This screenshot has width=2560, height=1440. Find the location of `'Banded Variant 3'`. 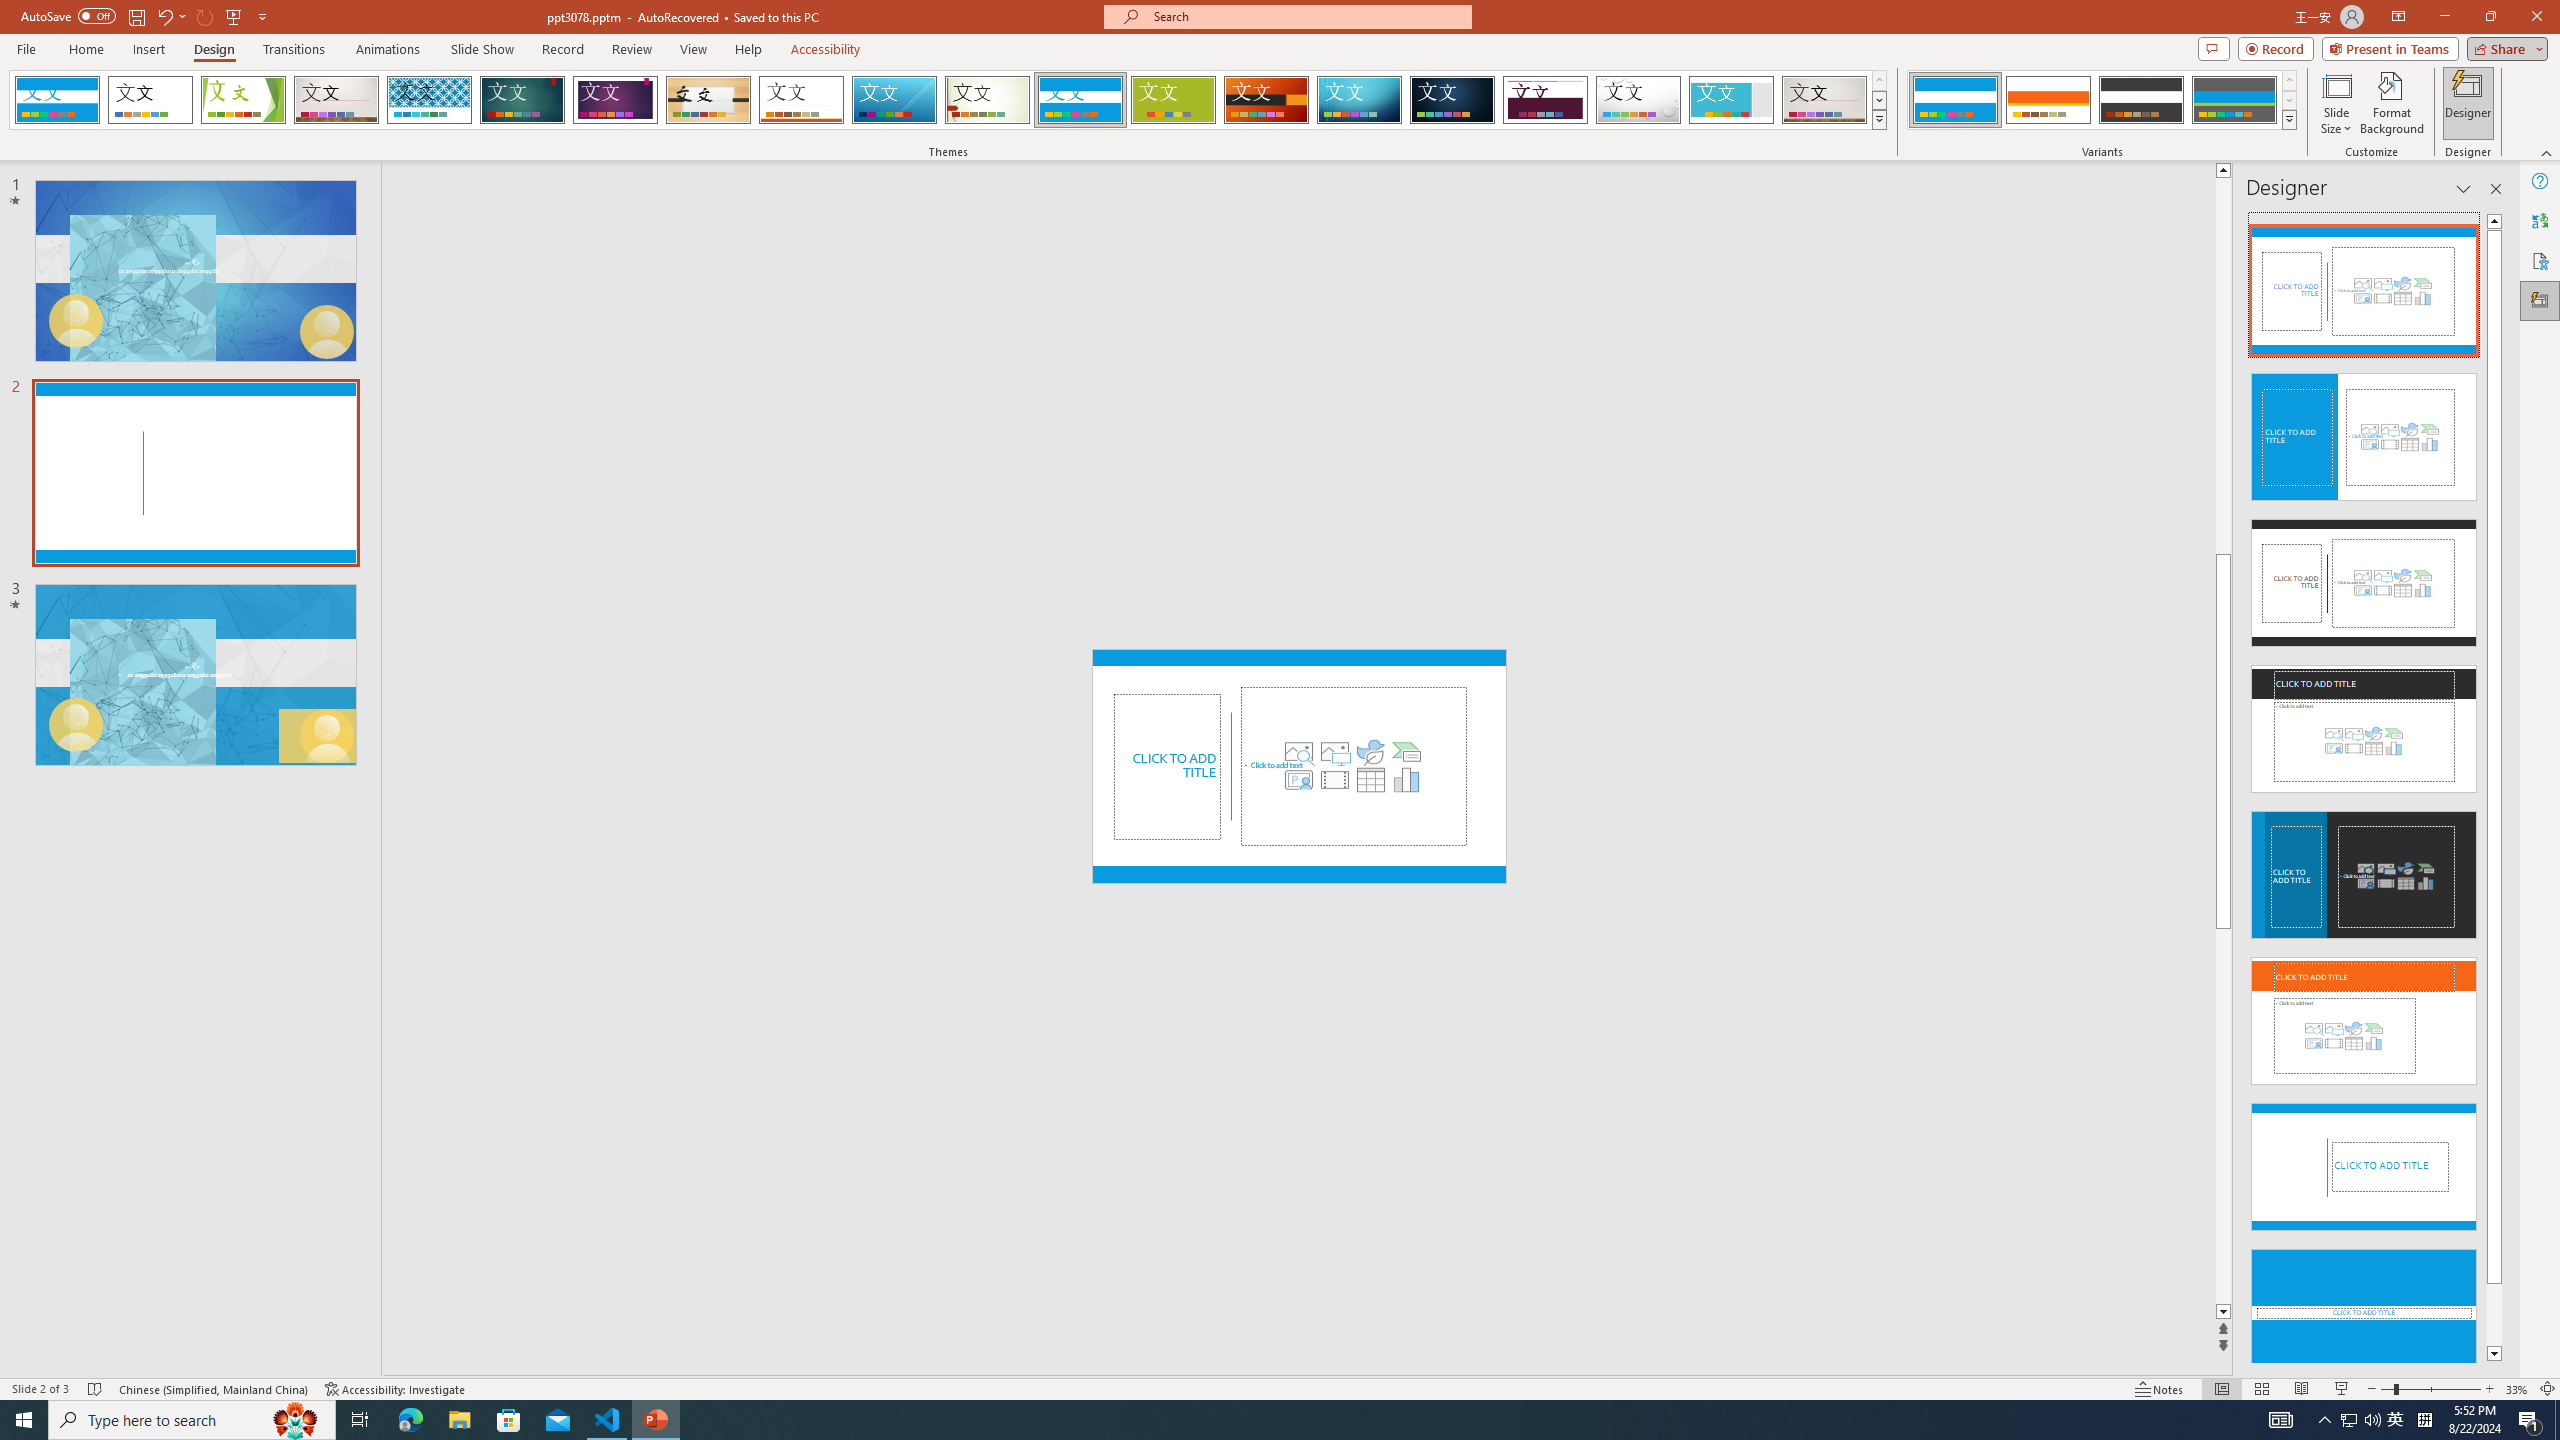

'Banded Variant 3' is located at coordinates (2140, 99).